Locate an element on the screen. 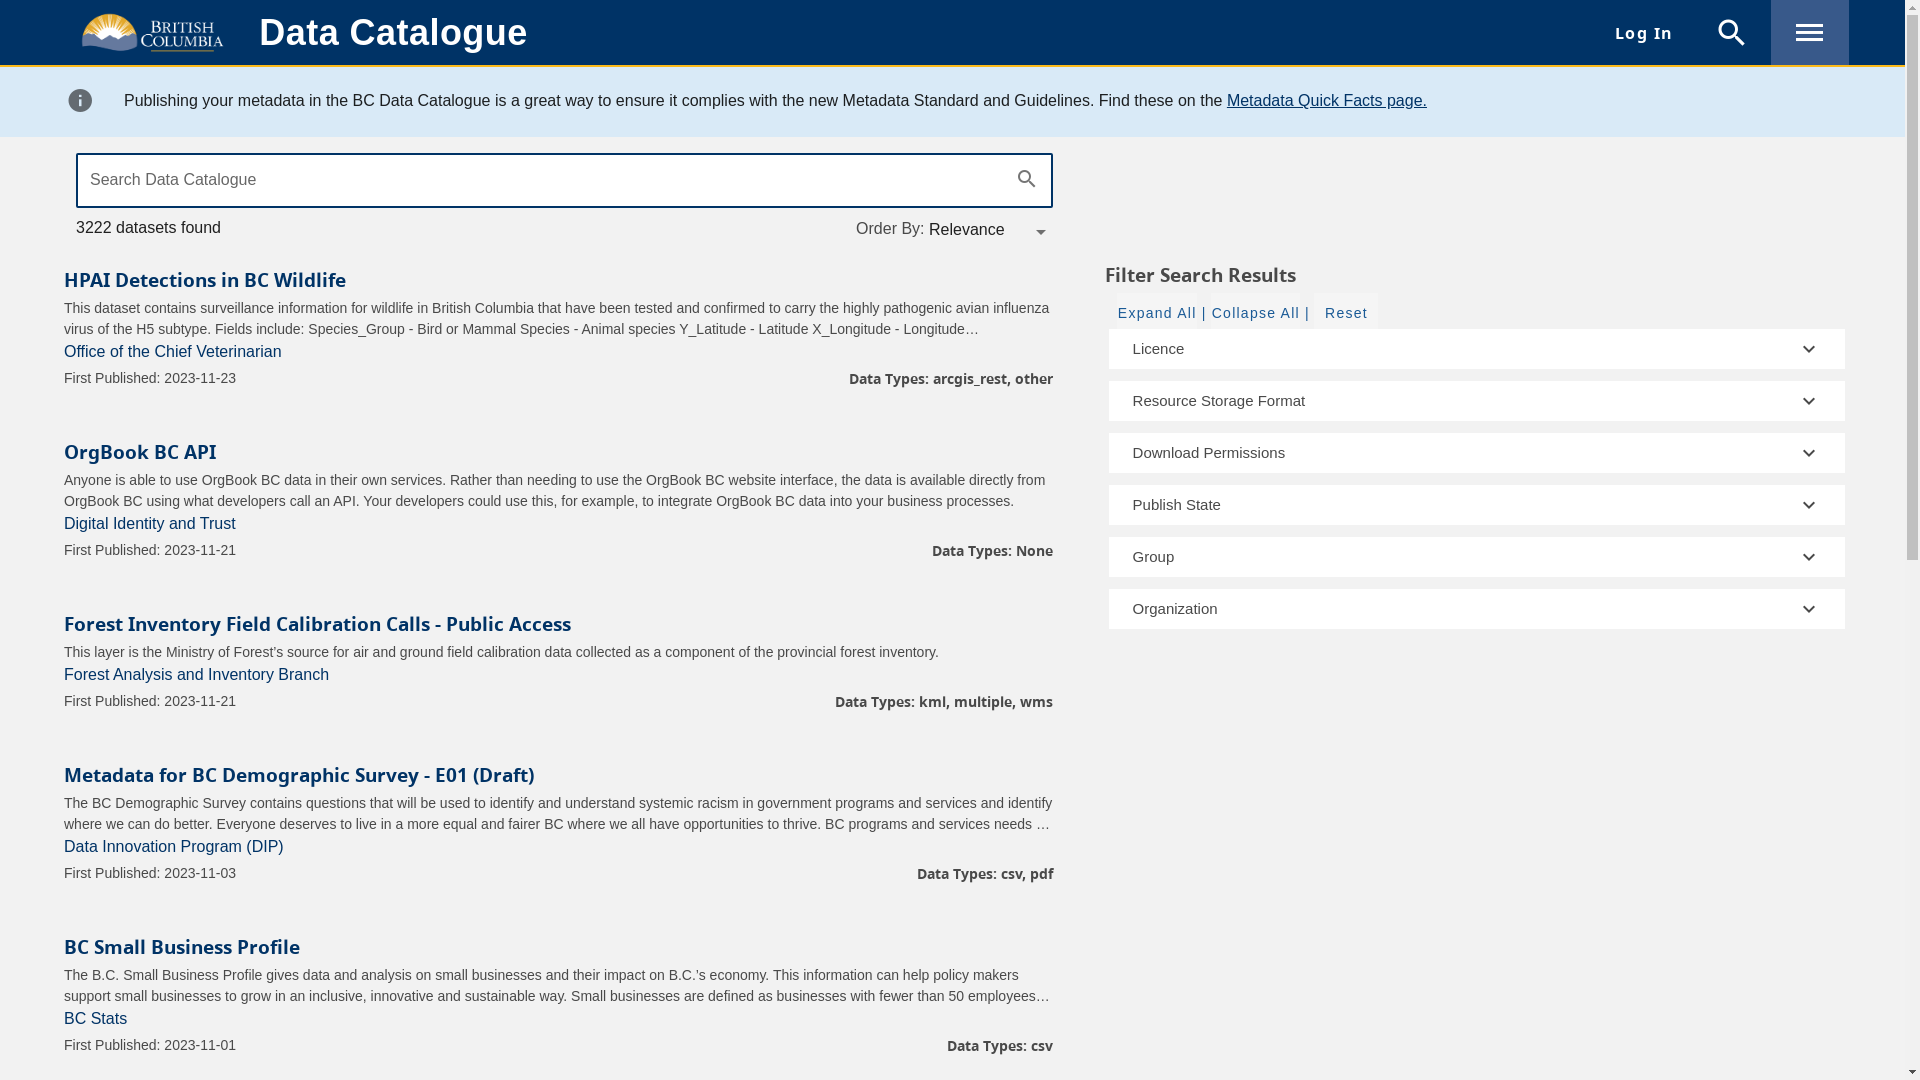 Image resolution: width=1920 pixels, height=1080 pixels. 'Metadata Quick Facts page.' is located at coordinates (1326, 100).